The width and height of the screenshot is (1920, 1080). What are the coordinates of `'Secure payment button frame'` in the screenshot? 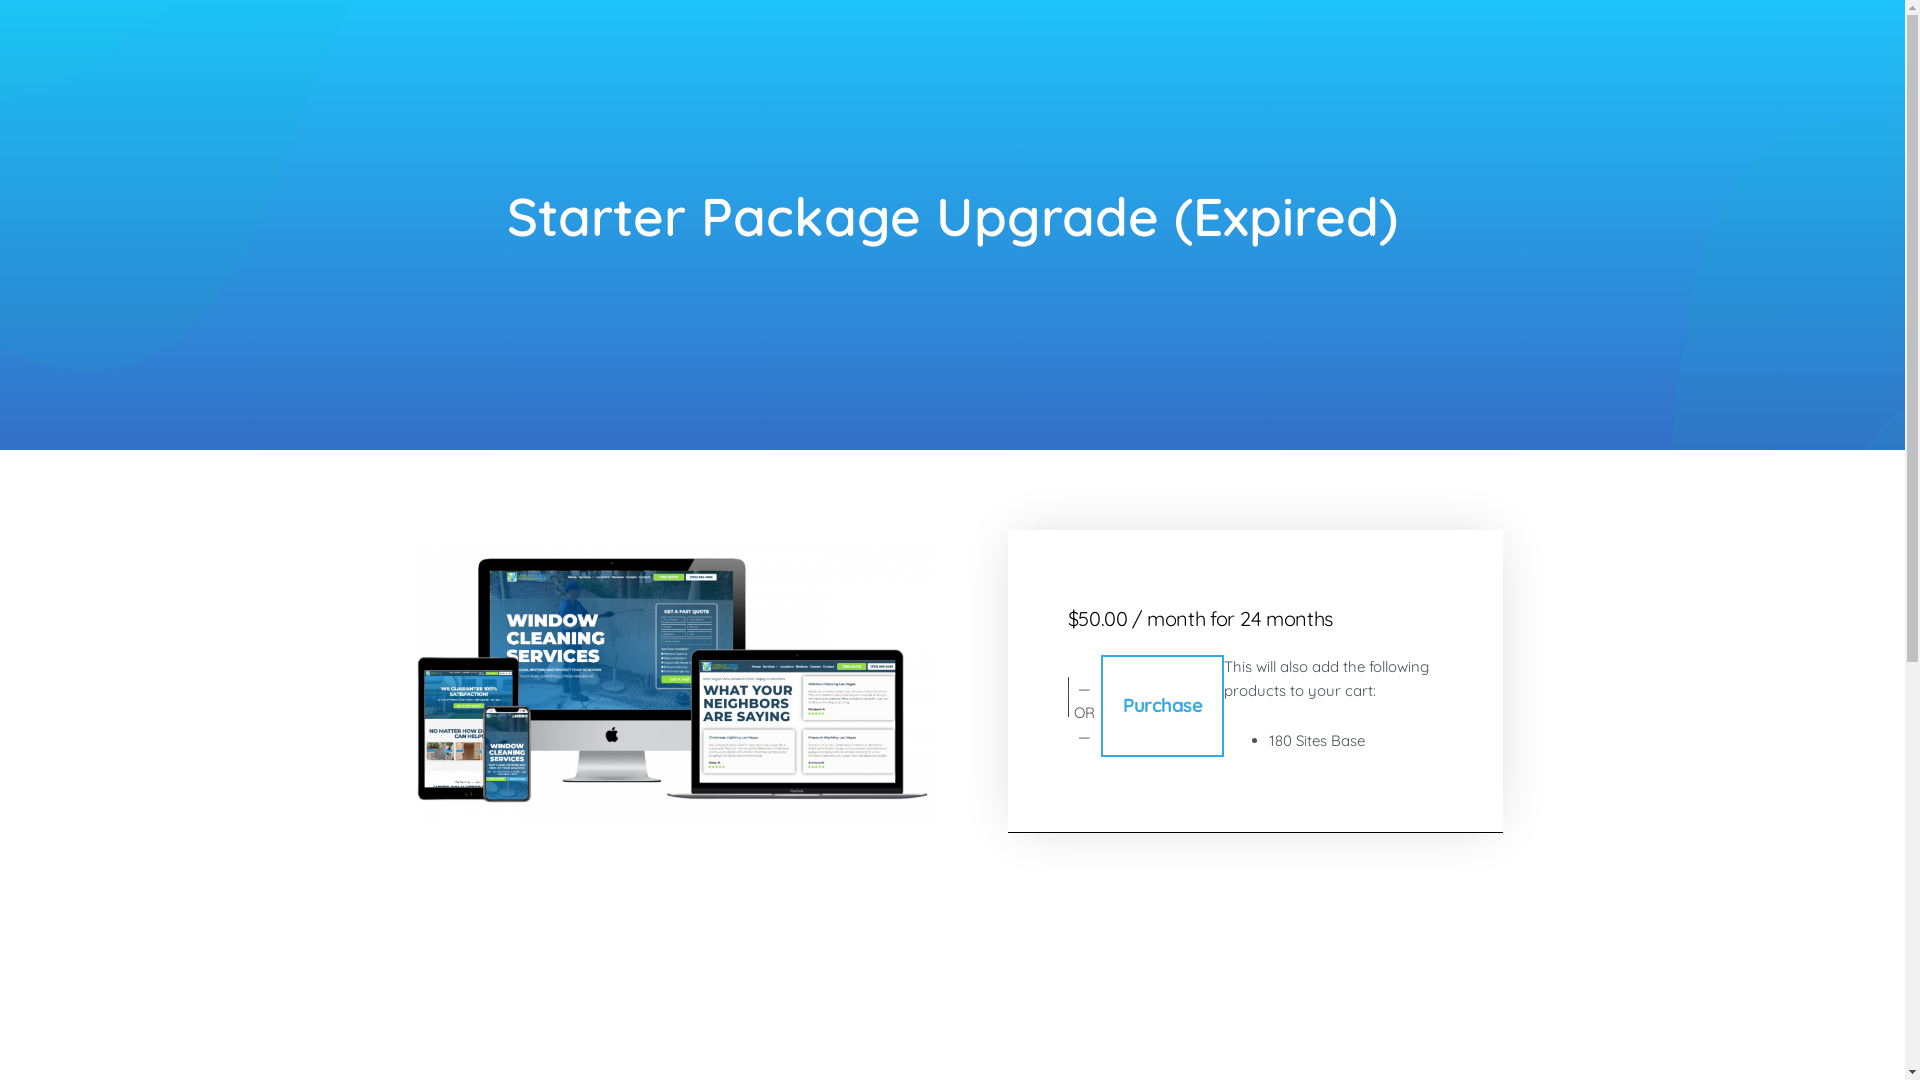 It's located at (1067, 696).